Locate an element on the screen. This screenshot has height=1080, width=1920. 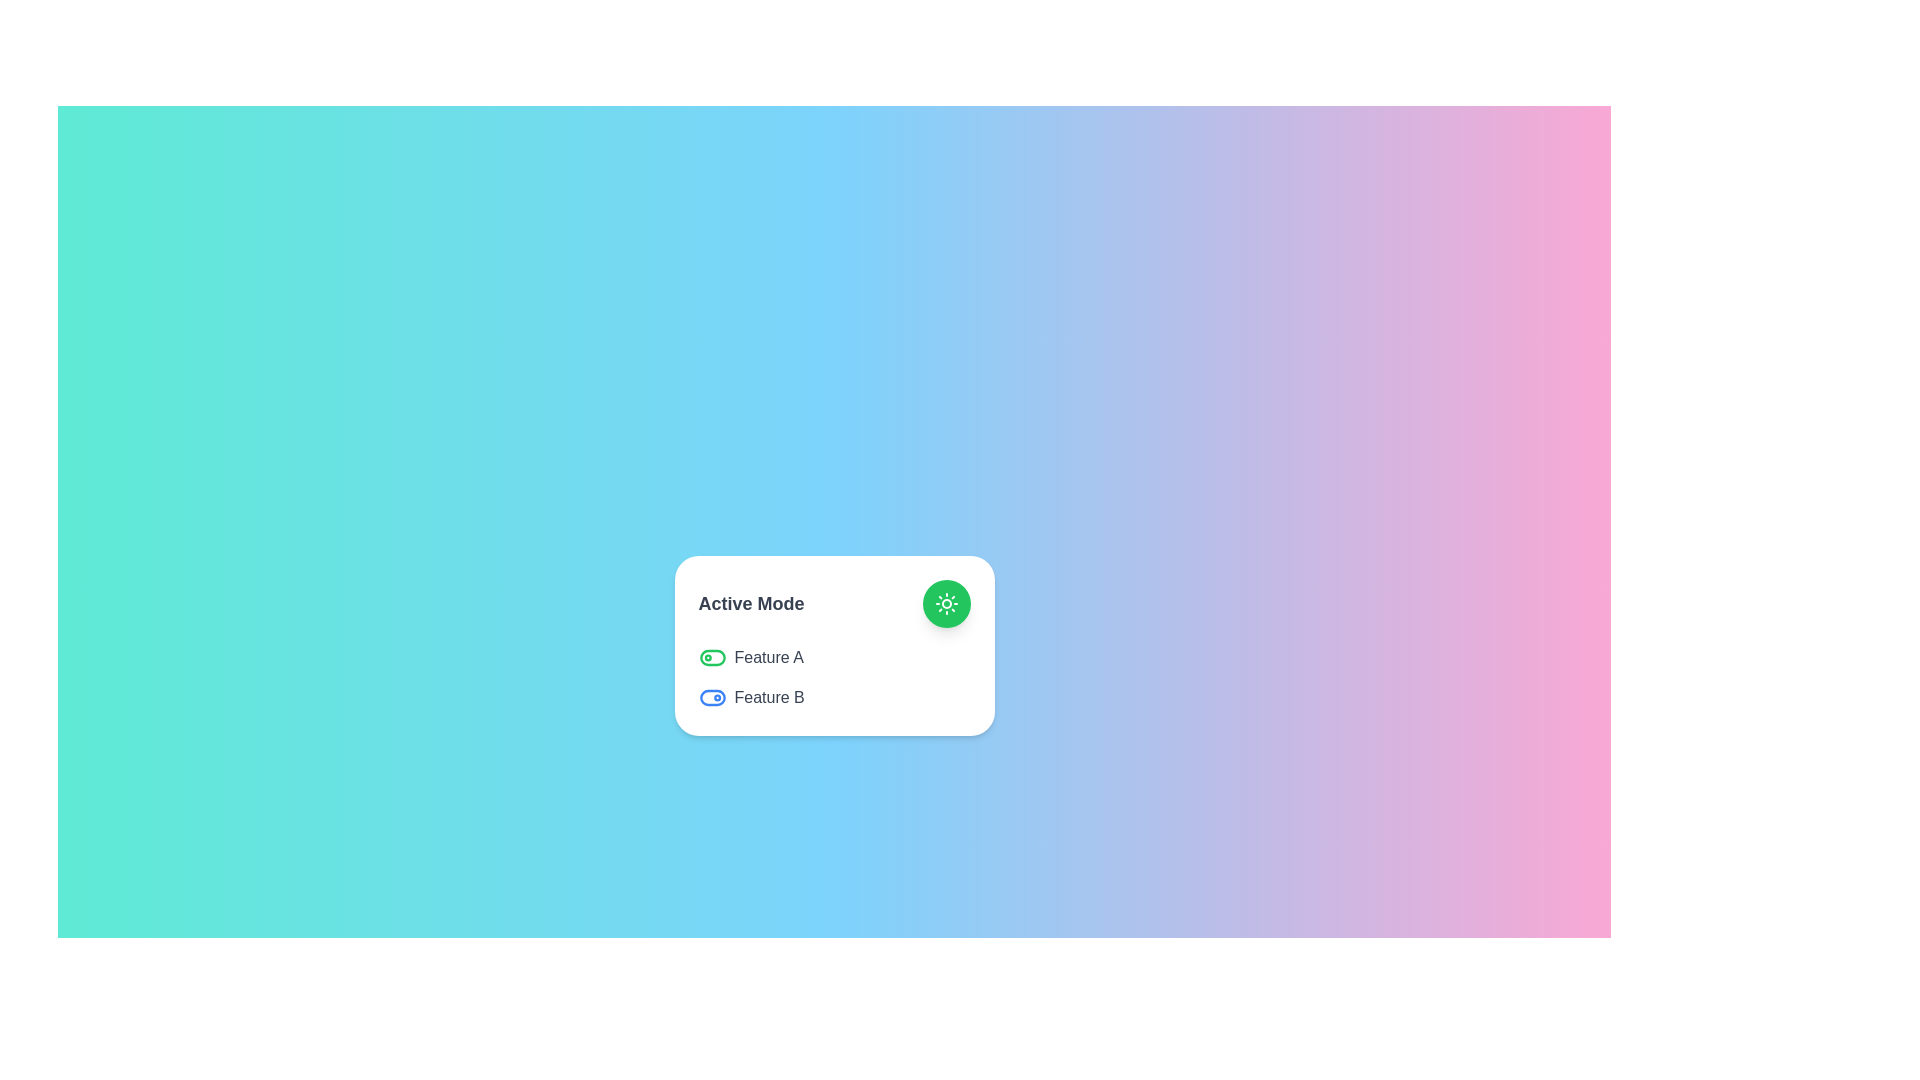
the text label 'Feature B' which is a dark gray sans-serif font label indicating the status of a feature, located to the right of its toggle icon and positioned beneath 'Active Mode' is located at coordinates (768, 697).